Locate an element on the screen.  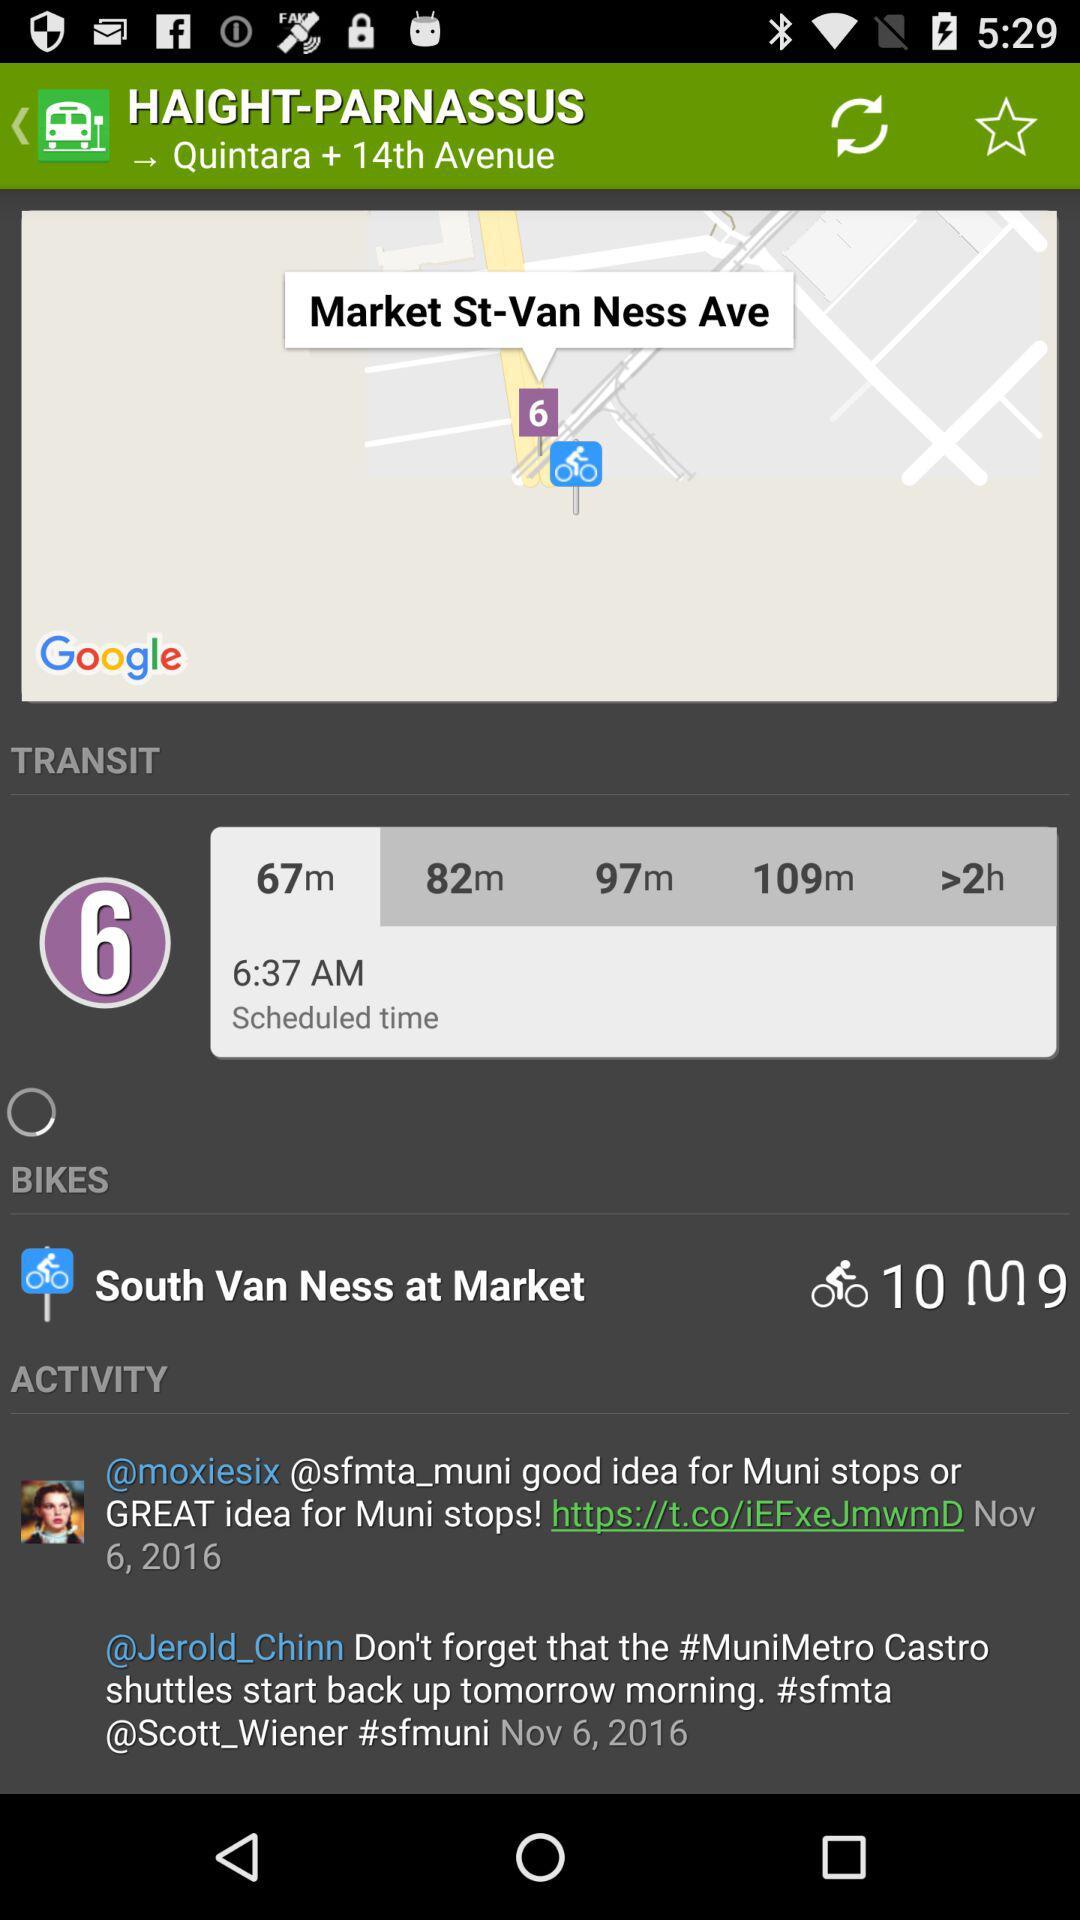
the lock icon is located at coordinates (104, 1008).